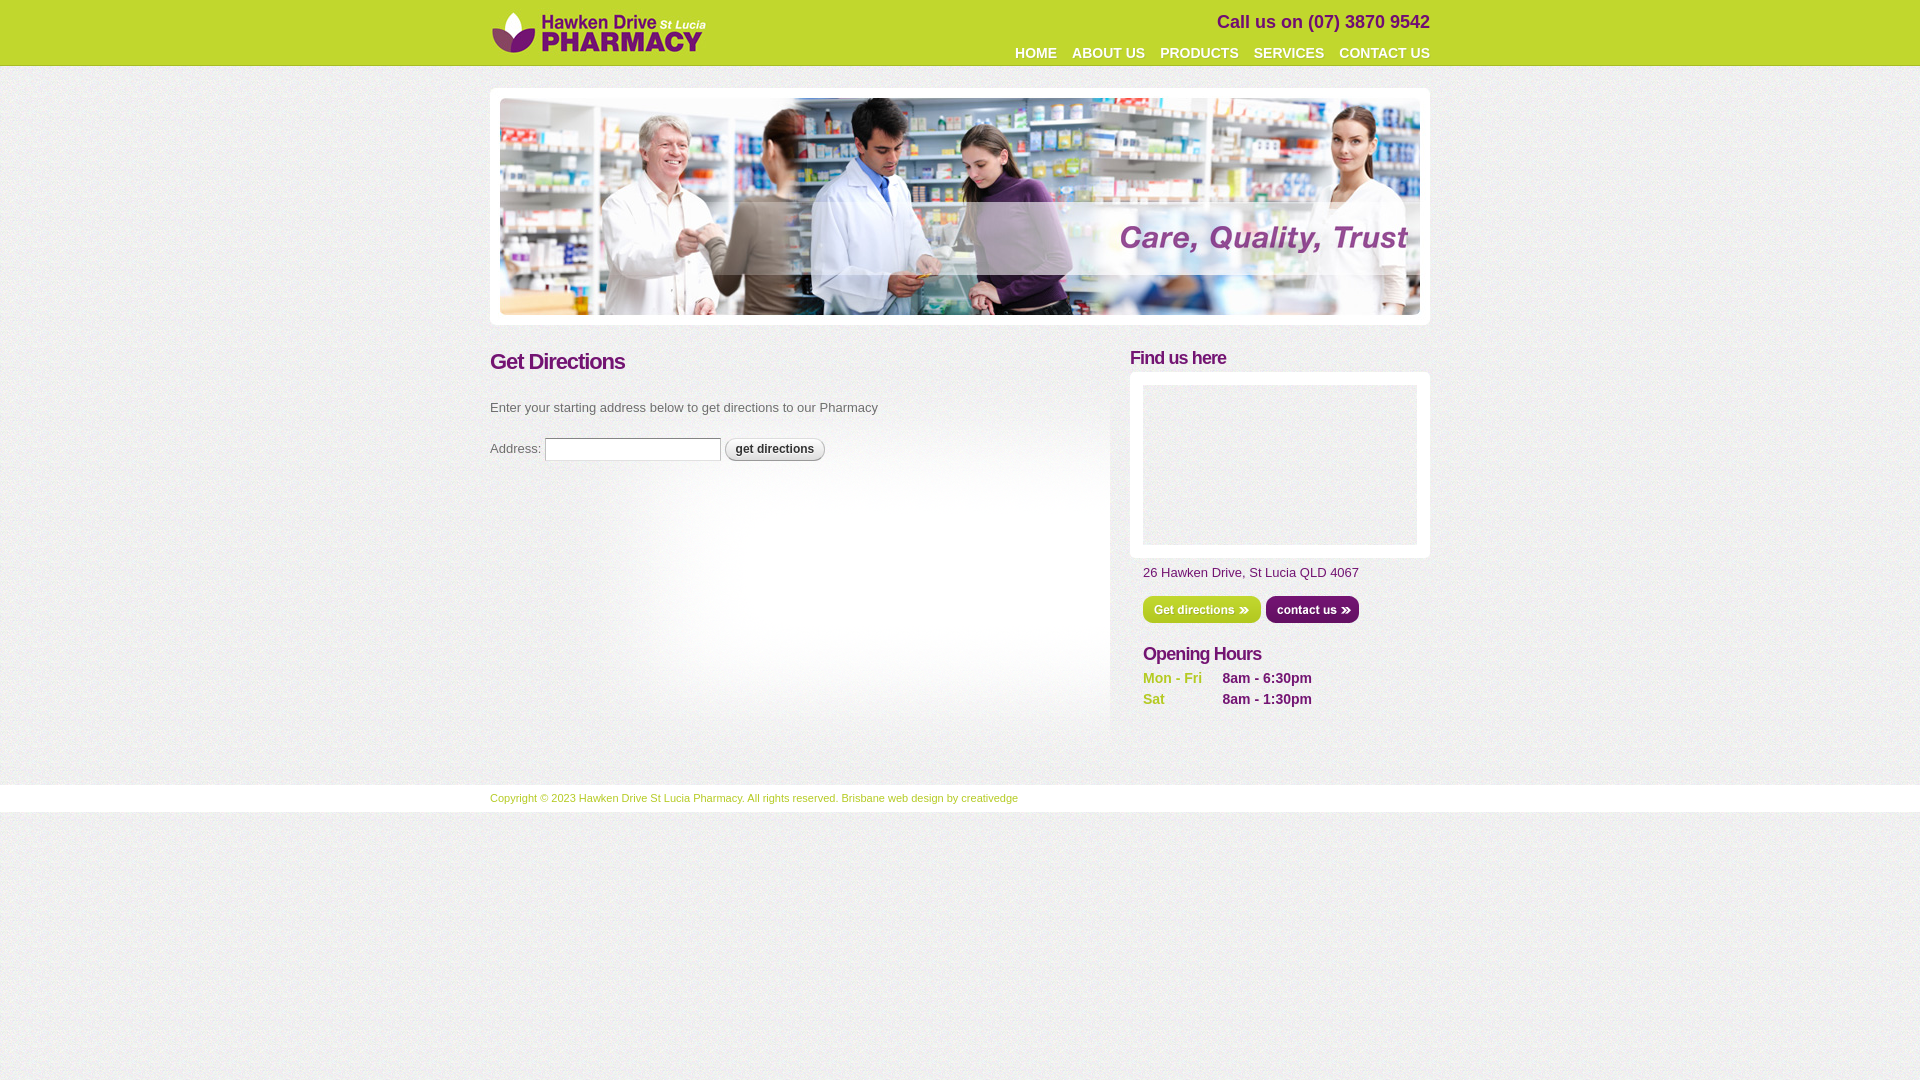 This screenshot has height=1080, width=1920. I want to click on '26 Hawken Drive, St Lucia QLD 4067', so click(1250, 572).